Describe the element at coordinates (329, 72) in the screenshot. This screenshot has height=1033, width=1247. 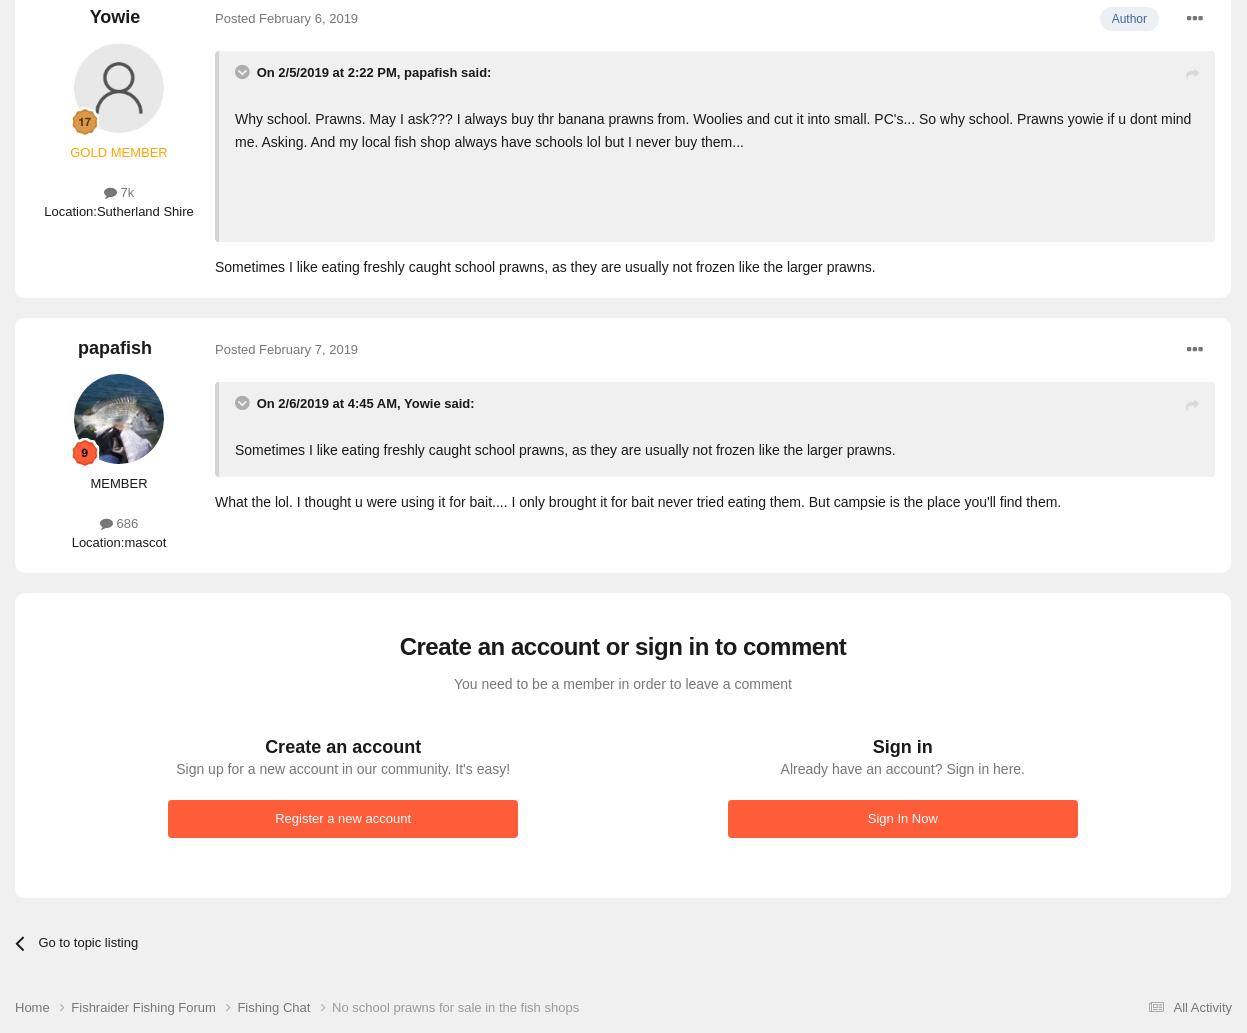
I see `'On 2/5/2019 at 2:22 PM,'` at that location.